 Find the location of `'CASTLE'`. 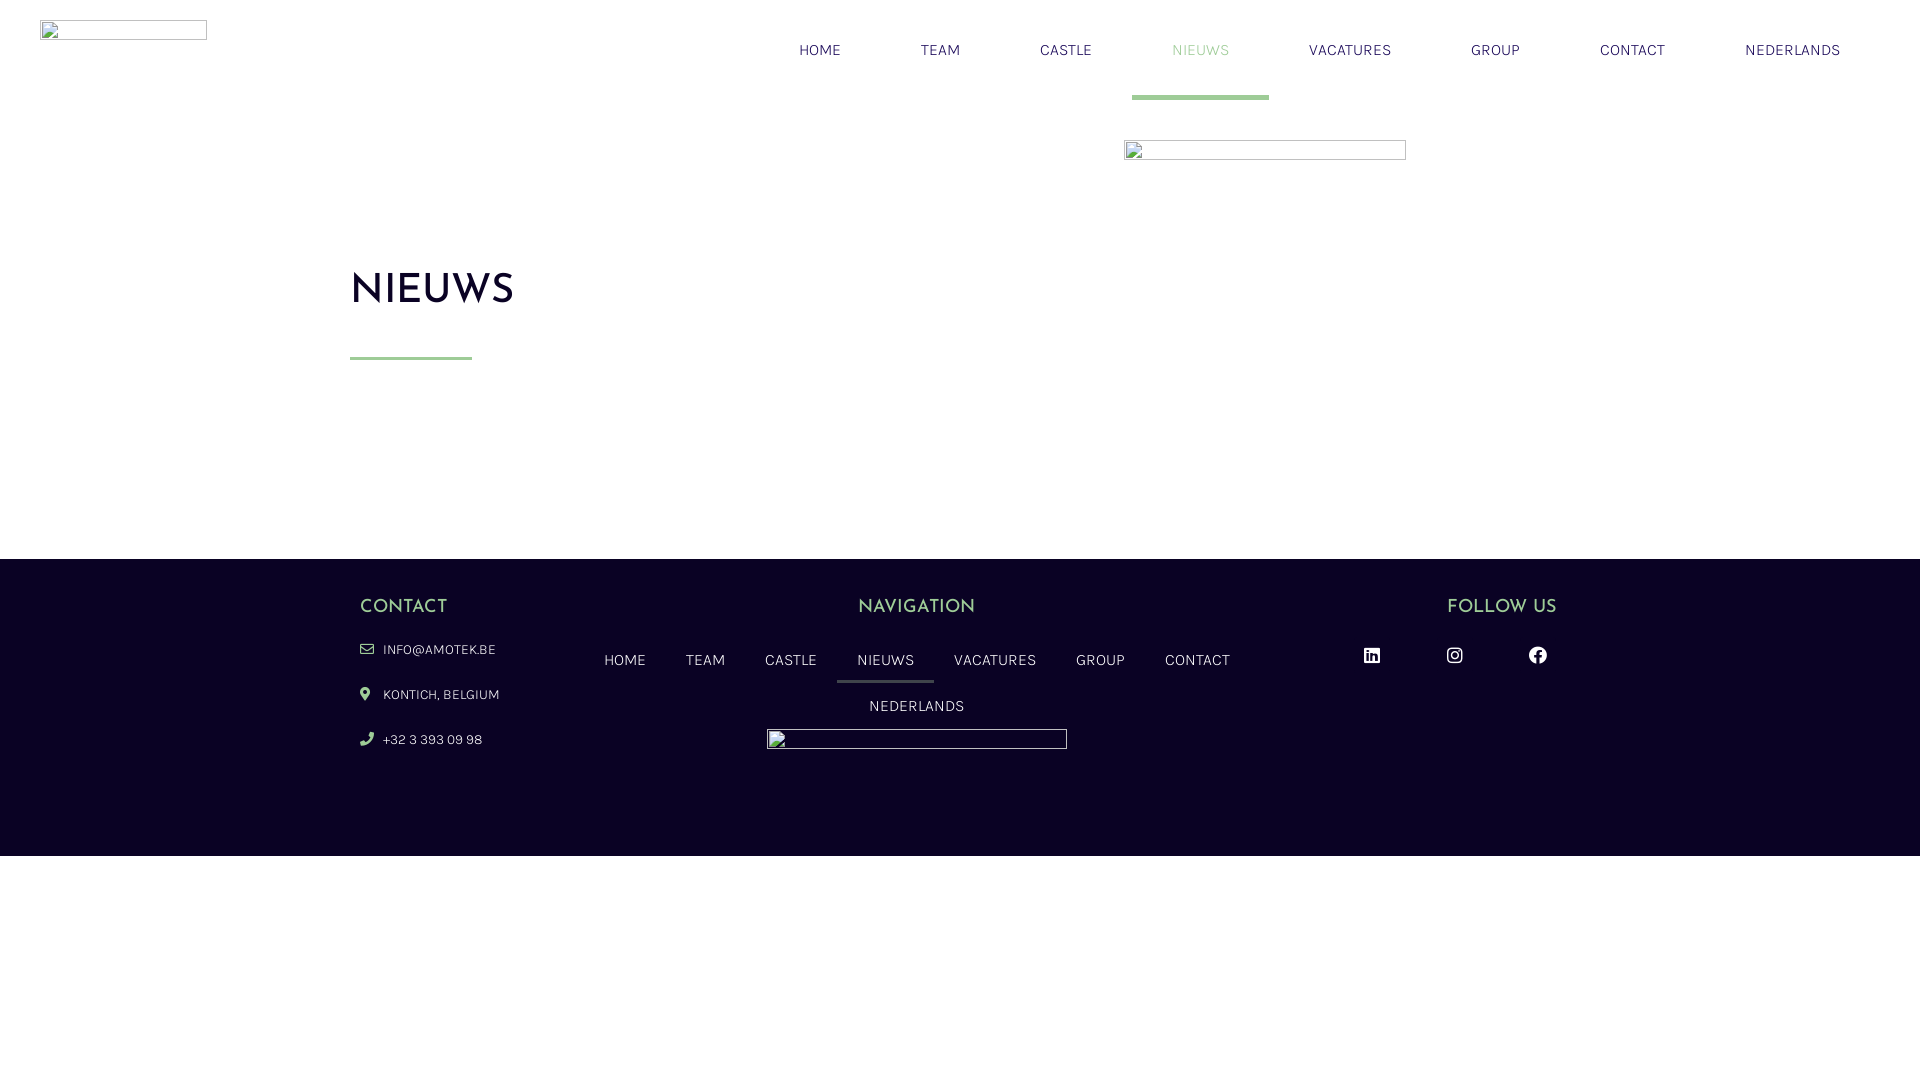

'CASTLE' is located at coordinates (1064, 49).